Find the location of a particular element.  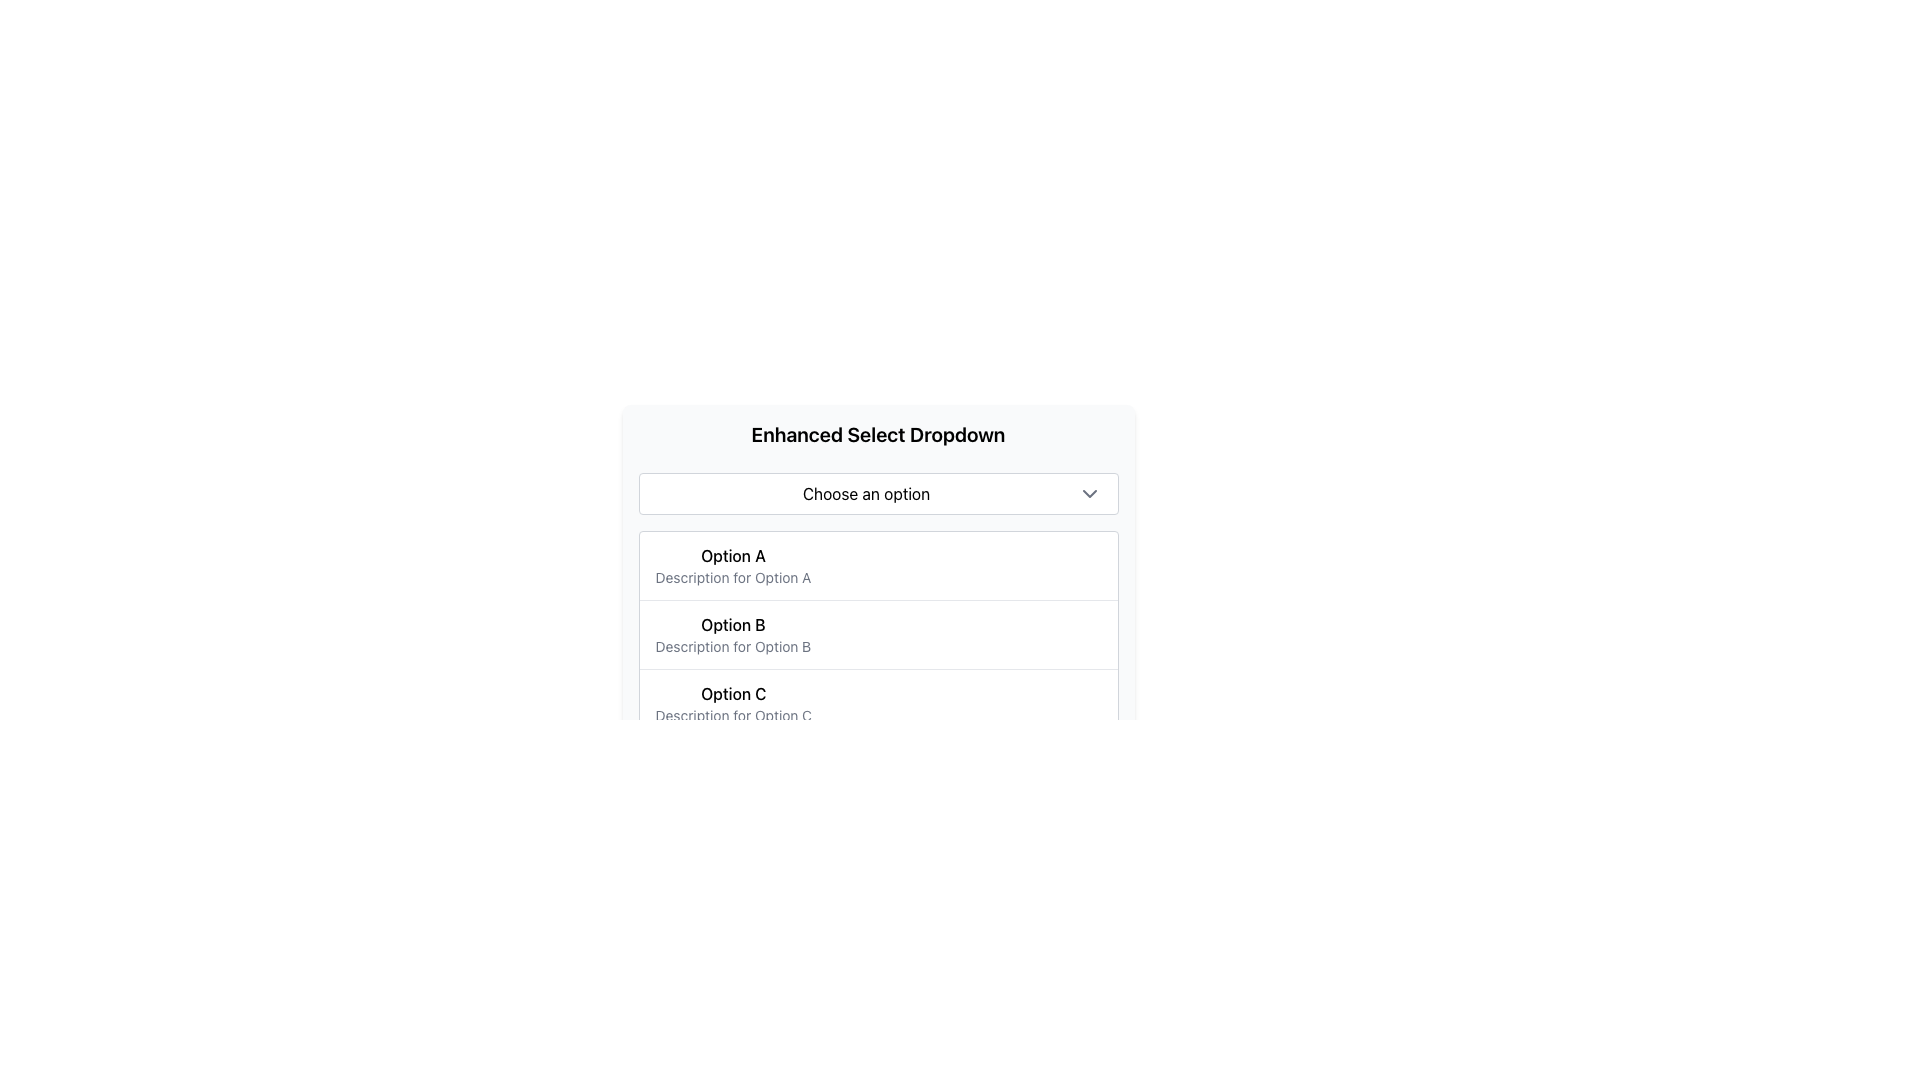

the list item containing 'Option C' is located at coordinates (878, 702).